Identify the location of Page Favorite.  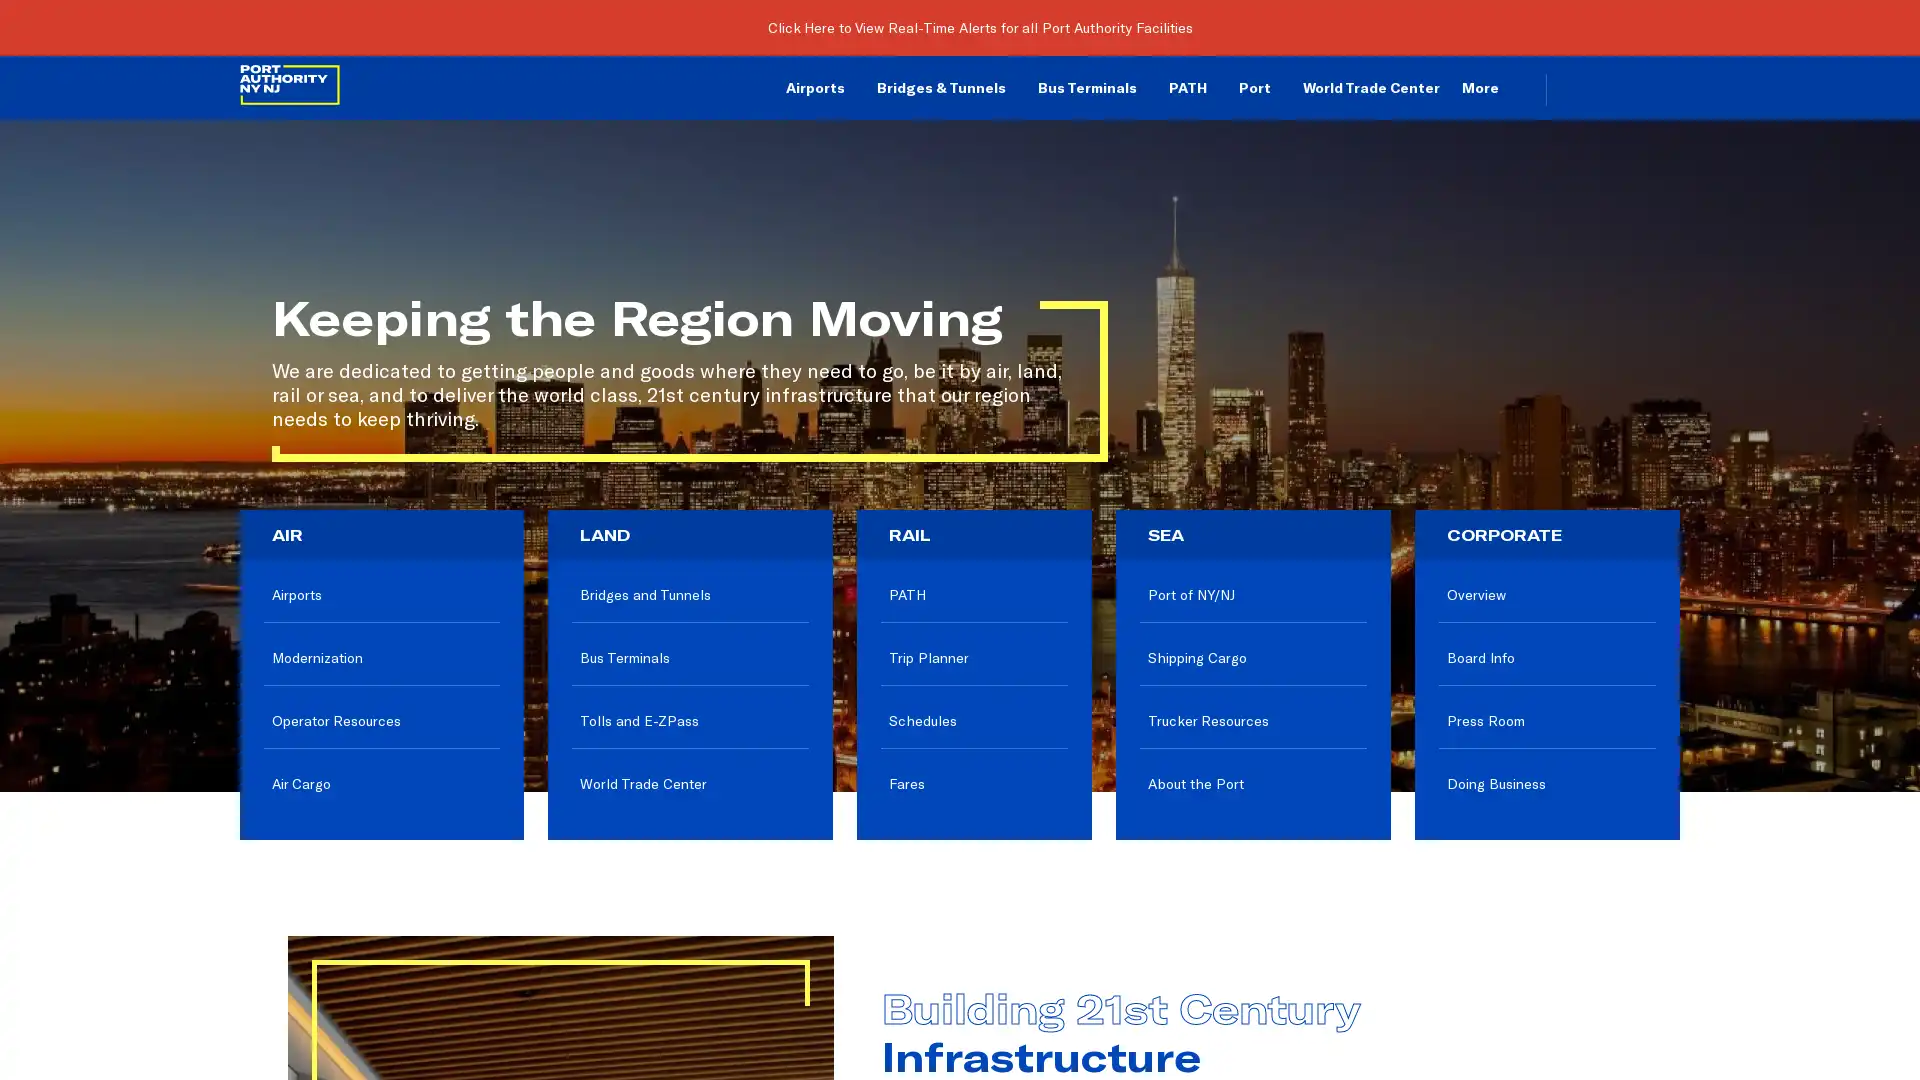
(1584, 86).